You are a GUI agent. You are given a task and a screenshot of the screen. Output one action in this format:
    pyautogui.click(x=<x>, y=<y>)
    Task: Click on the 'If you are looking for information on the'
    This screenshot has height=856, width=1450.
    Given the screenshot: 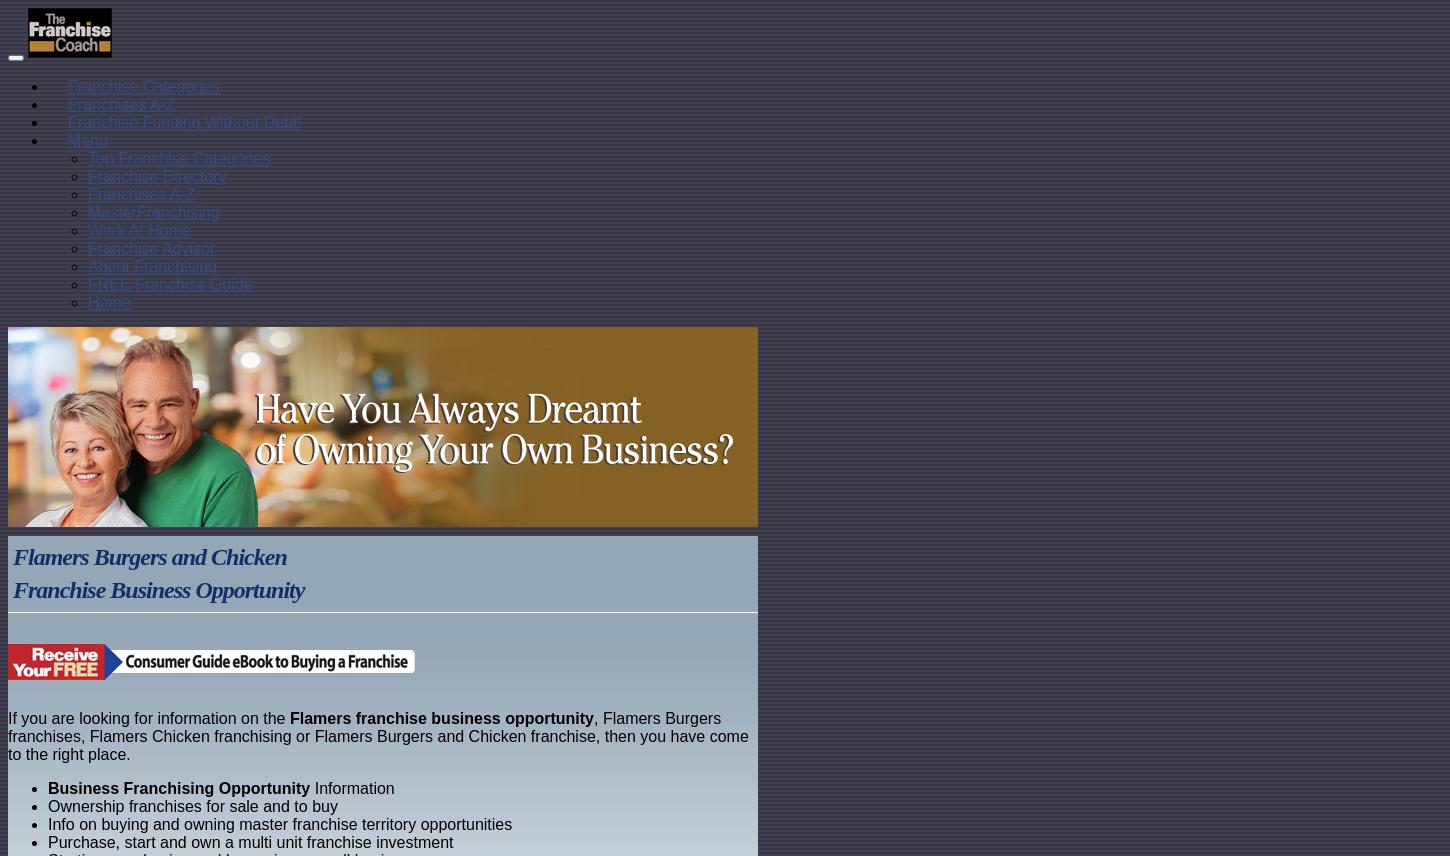 What is the action you would take?
    pyautogui.click(x=7, y=718)
    